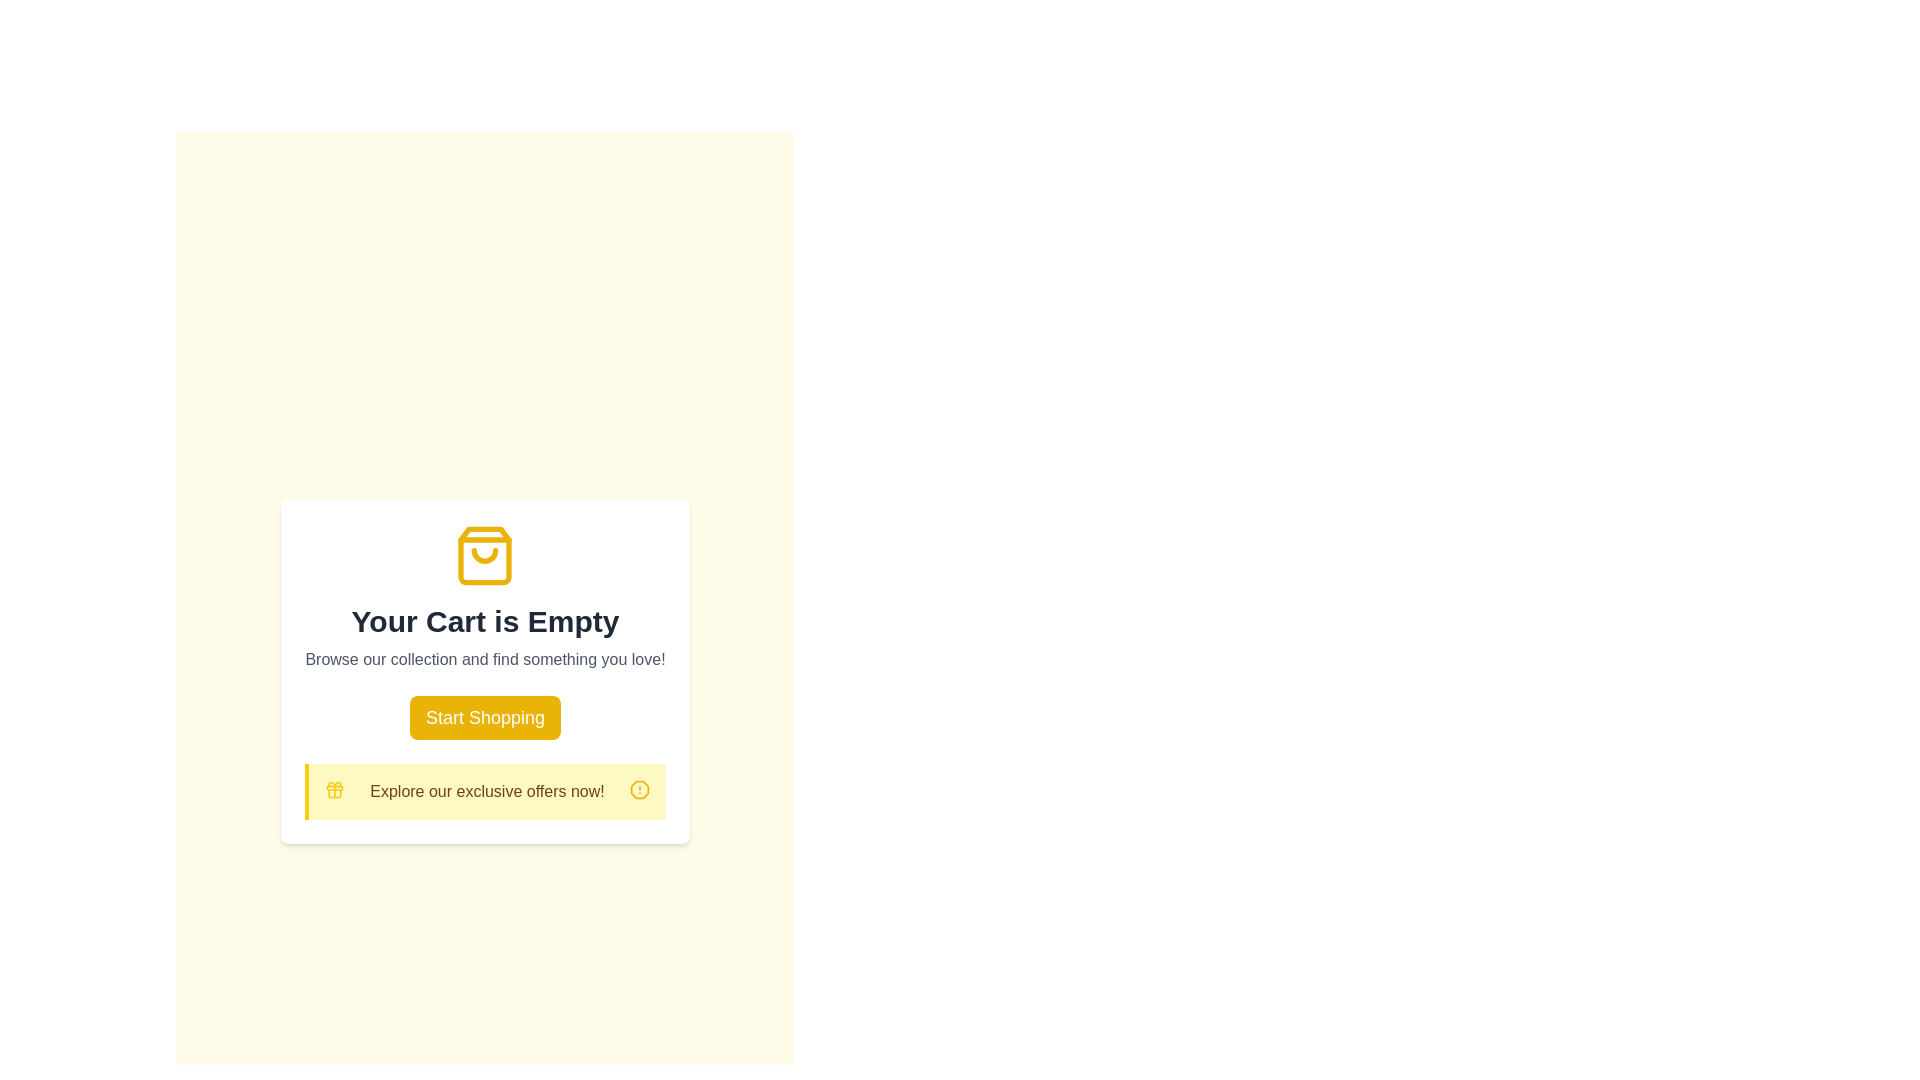  What do you see at coordinates (485, 671) in the screenshot?
I see `promotional text in the notification card that says 'Browse our collection and find something you love!'` at bounding box center [485, 671].